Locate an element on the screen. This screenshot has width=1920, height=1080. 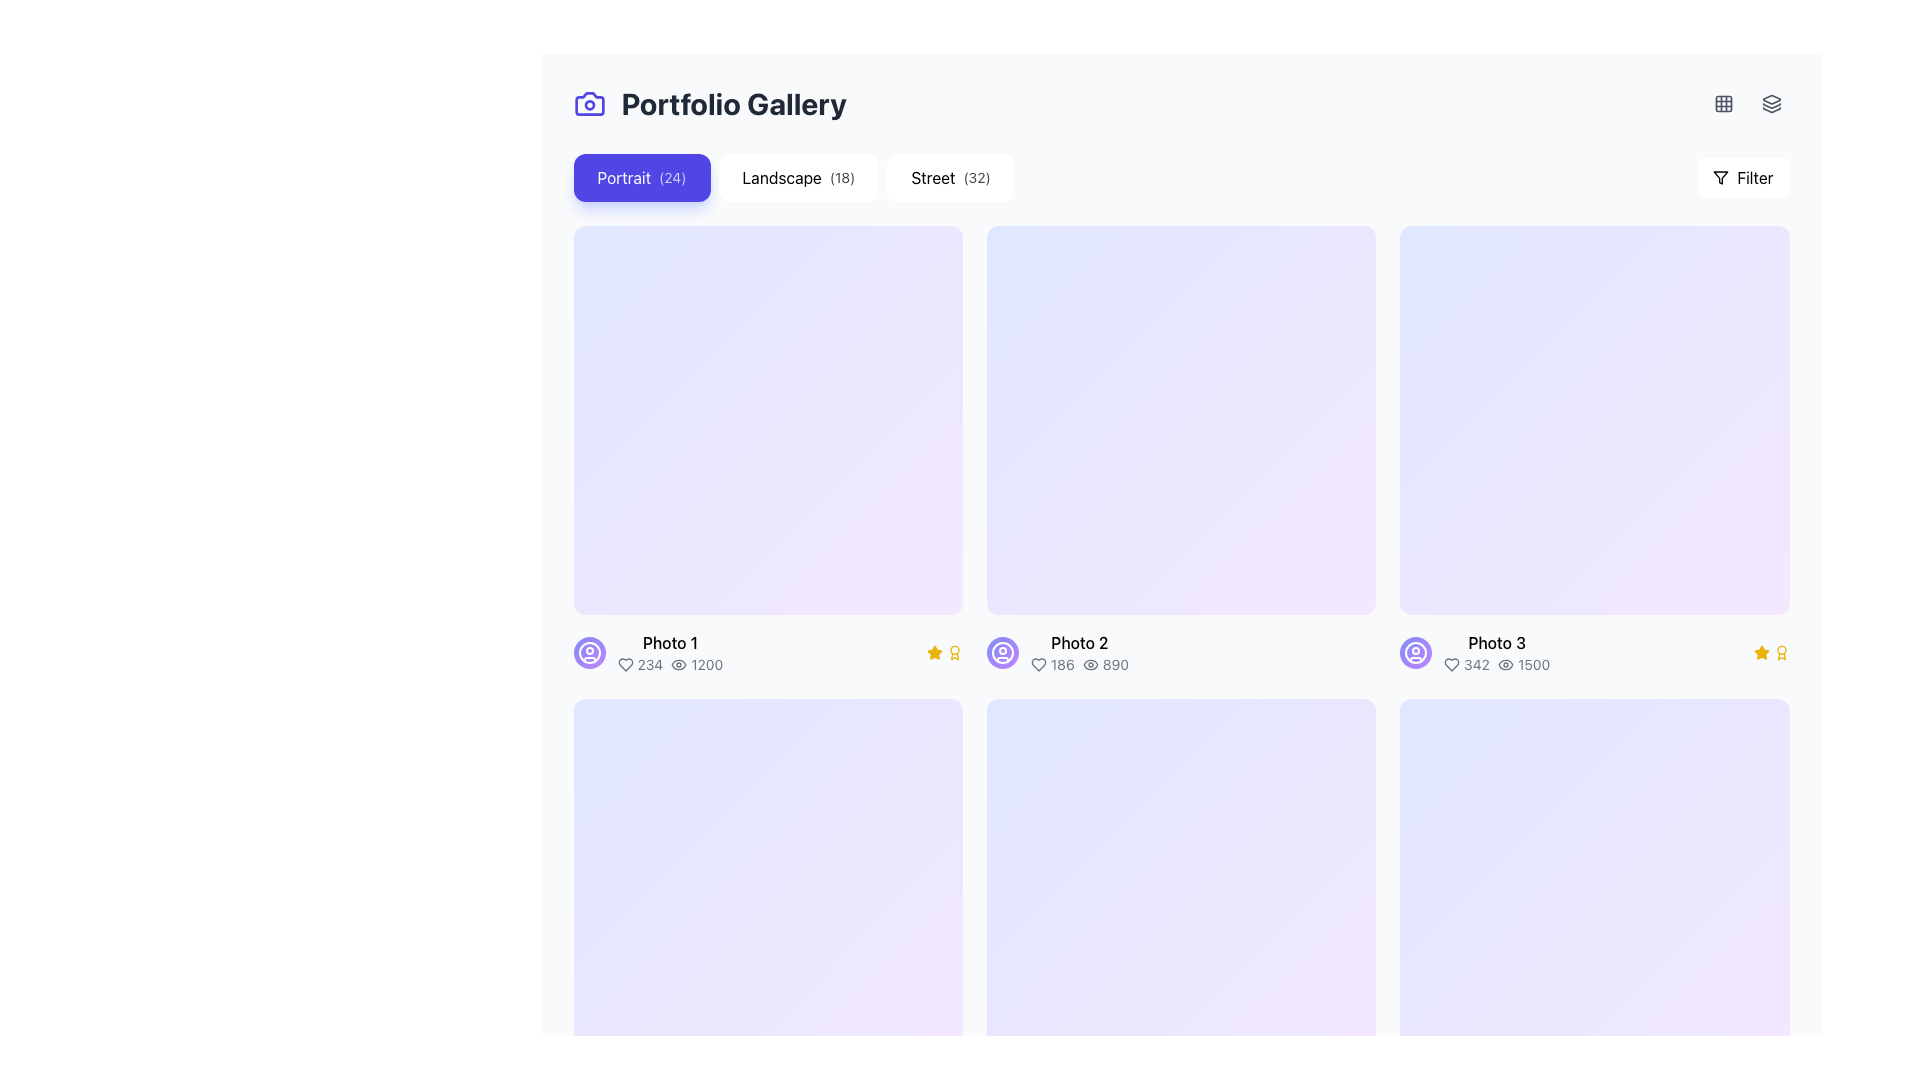
the outermost circular visual element of the SVG-based user profile icon, which represents a user or account in the gallery interface is located at coordinates (1002, 653).